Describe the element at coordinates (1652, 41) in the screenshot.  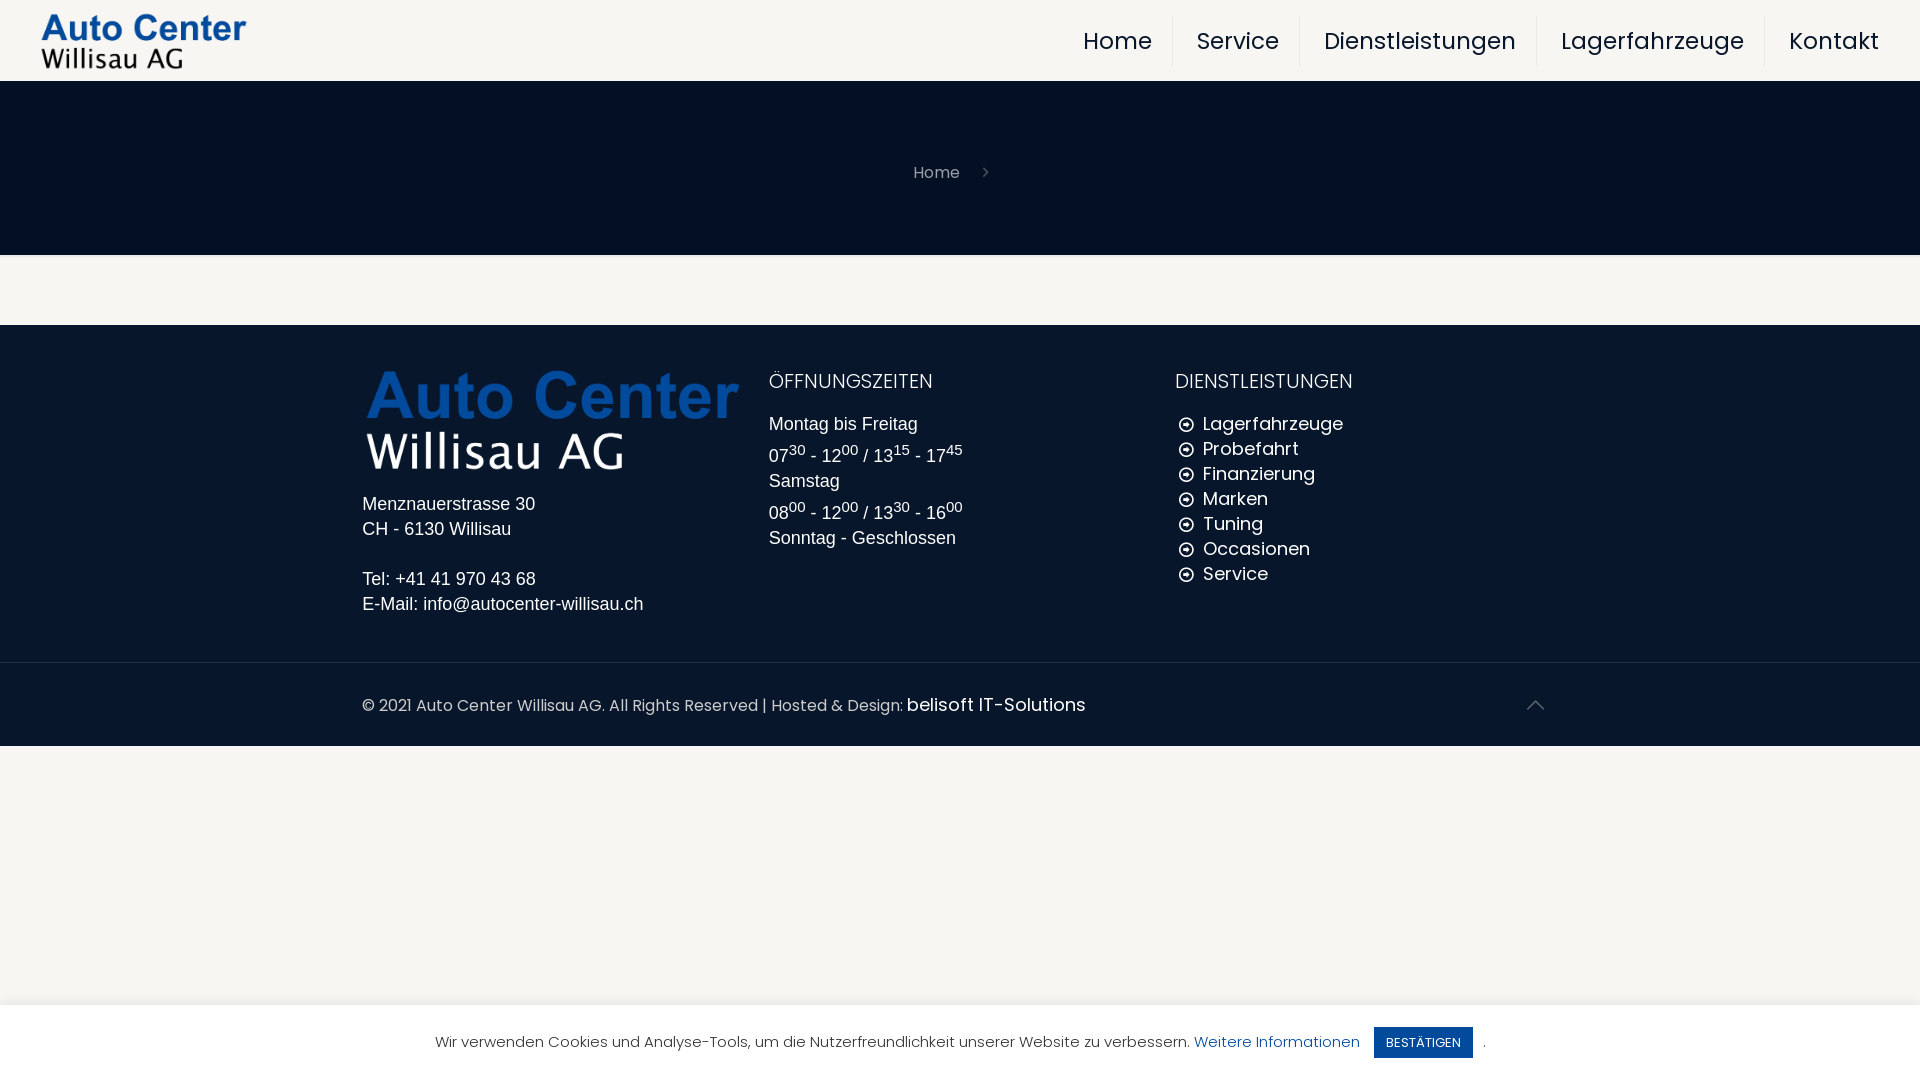
I see `'Lagerfahrzeuge'` at that location.